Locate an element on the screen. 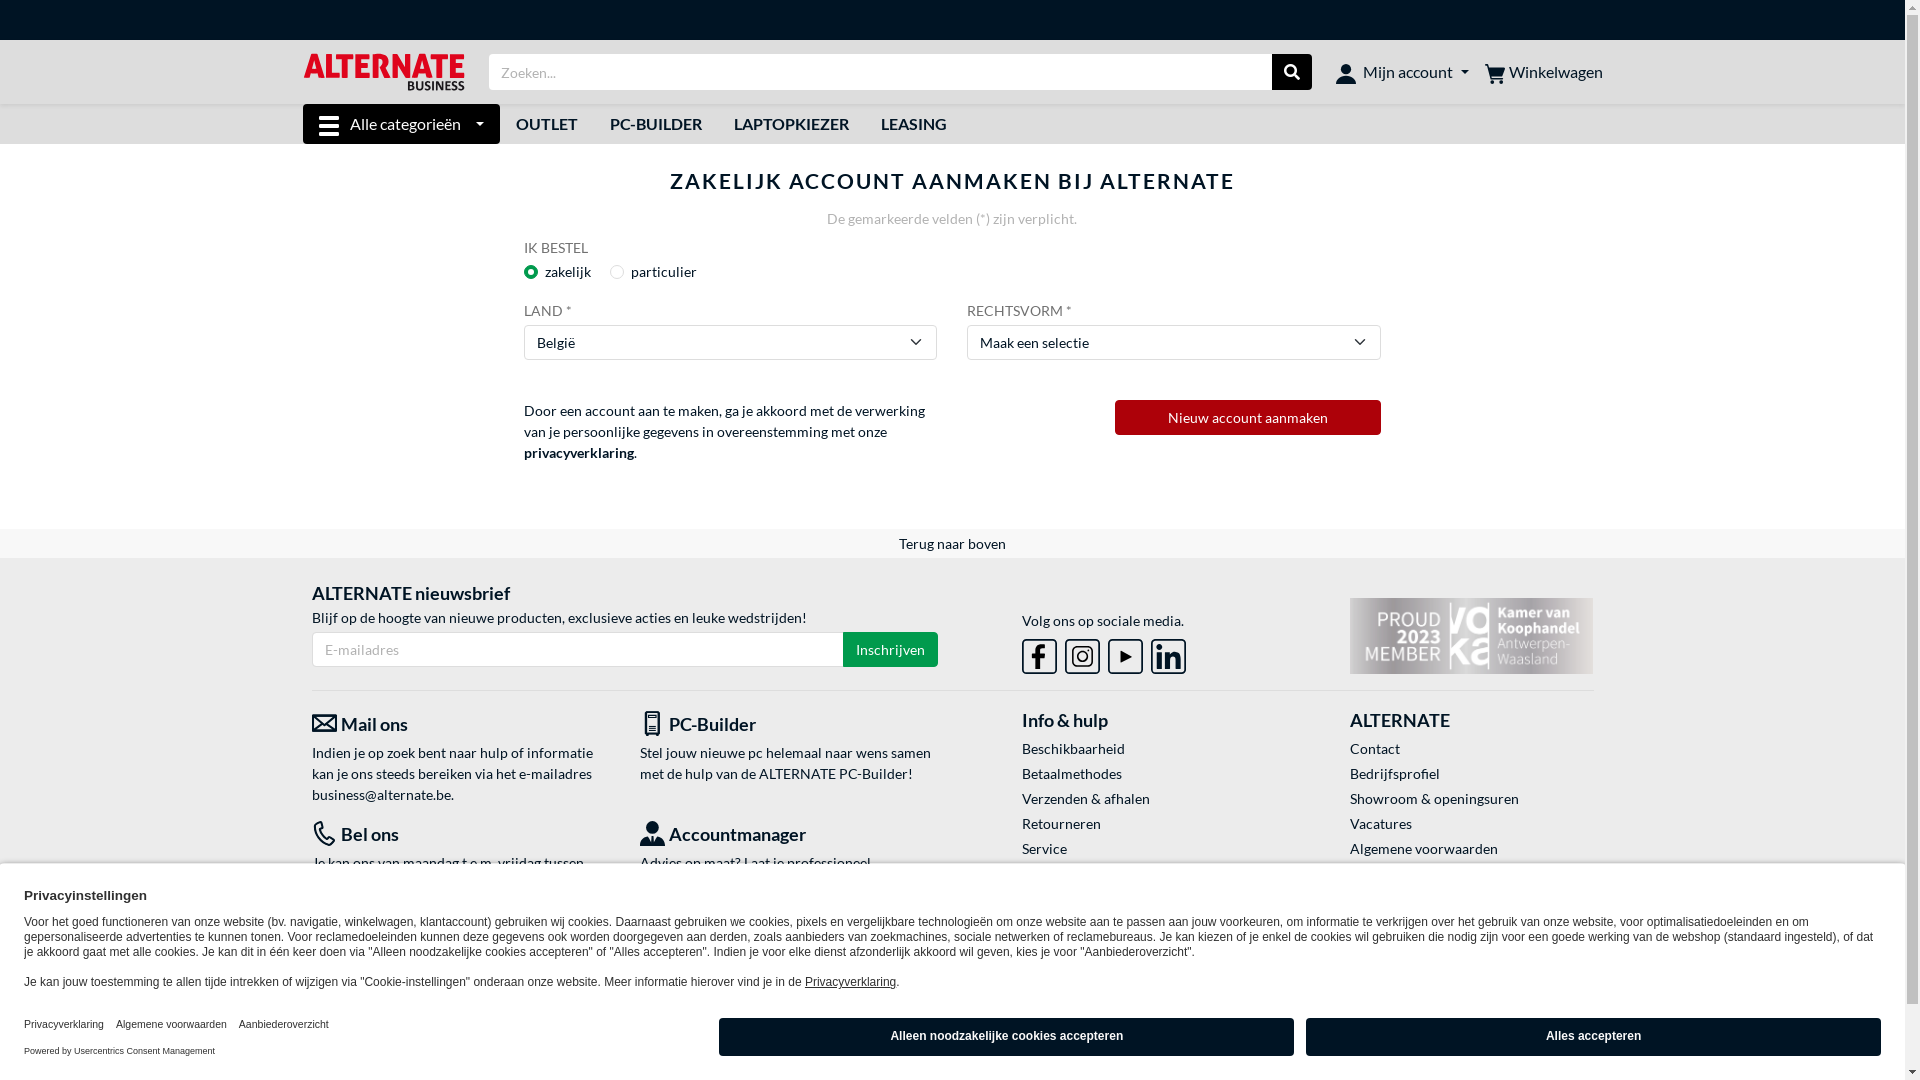 The height and width of the screenshot is (1080, 1920). 'Accountmanager' is located at coordinates (787, 834).